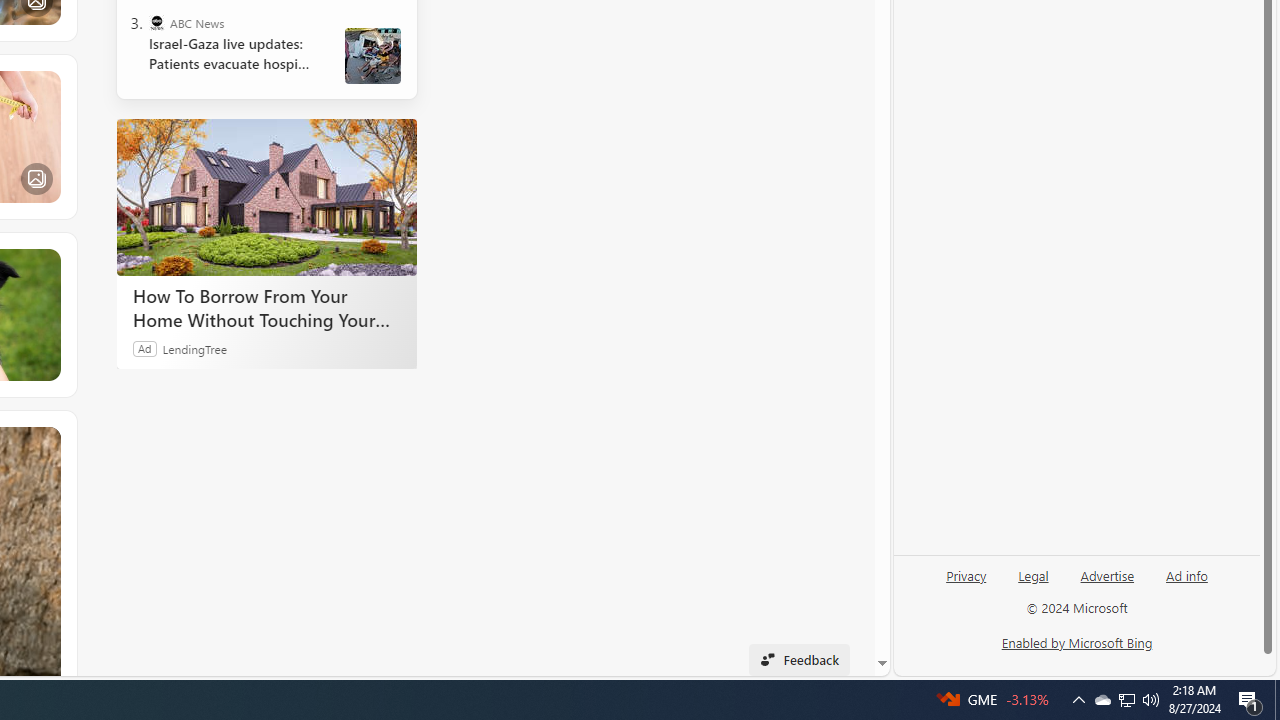 The image size is (1280, 720). I want to click on 'Advertise', so click(1106, 574).